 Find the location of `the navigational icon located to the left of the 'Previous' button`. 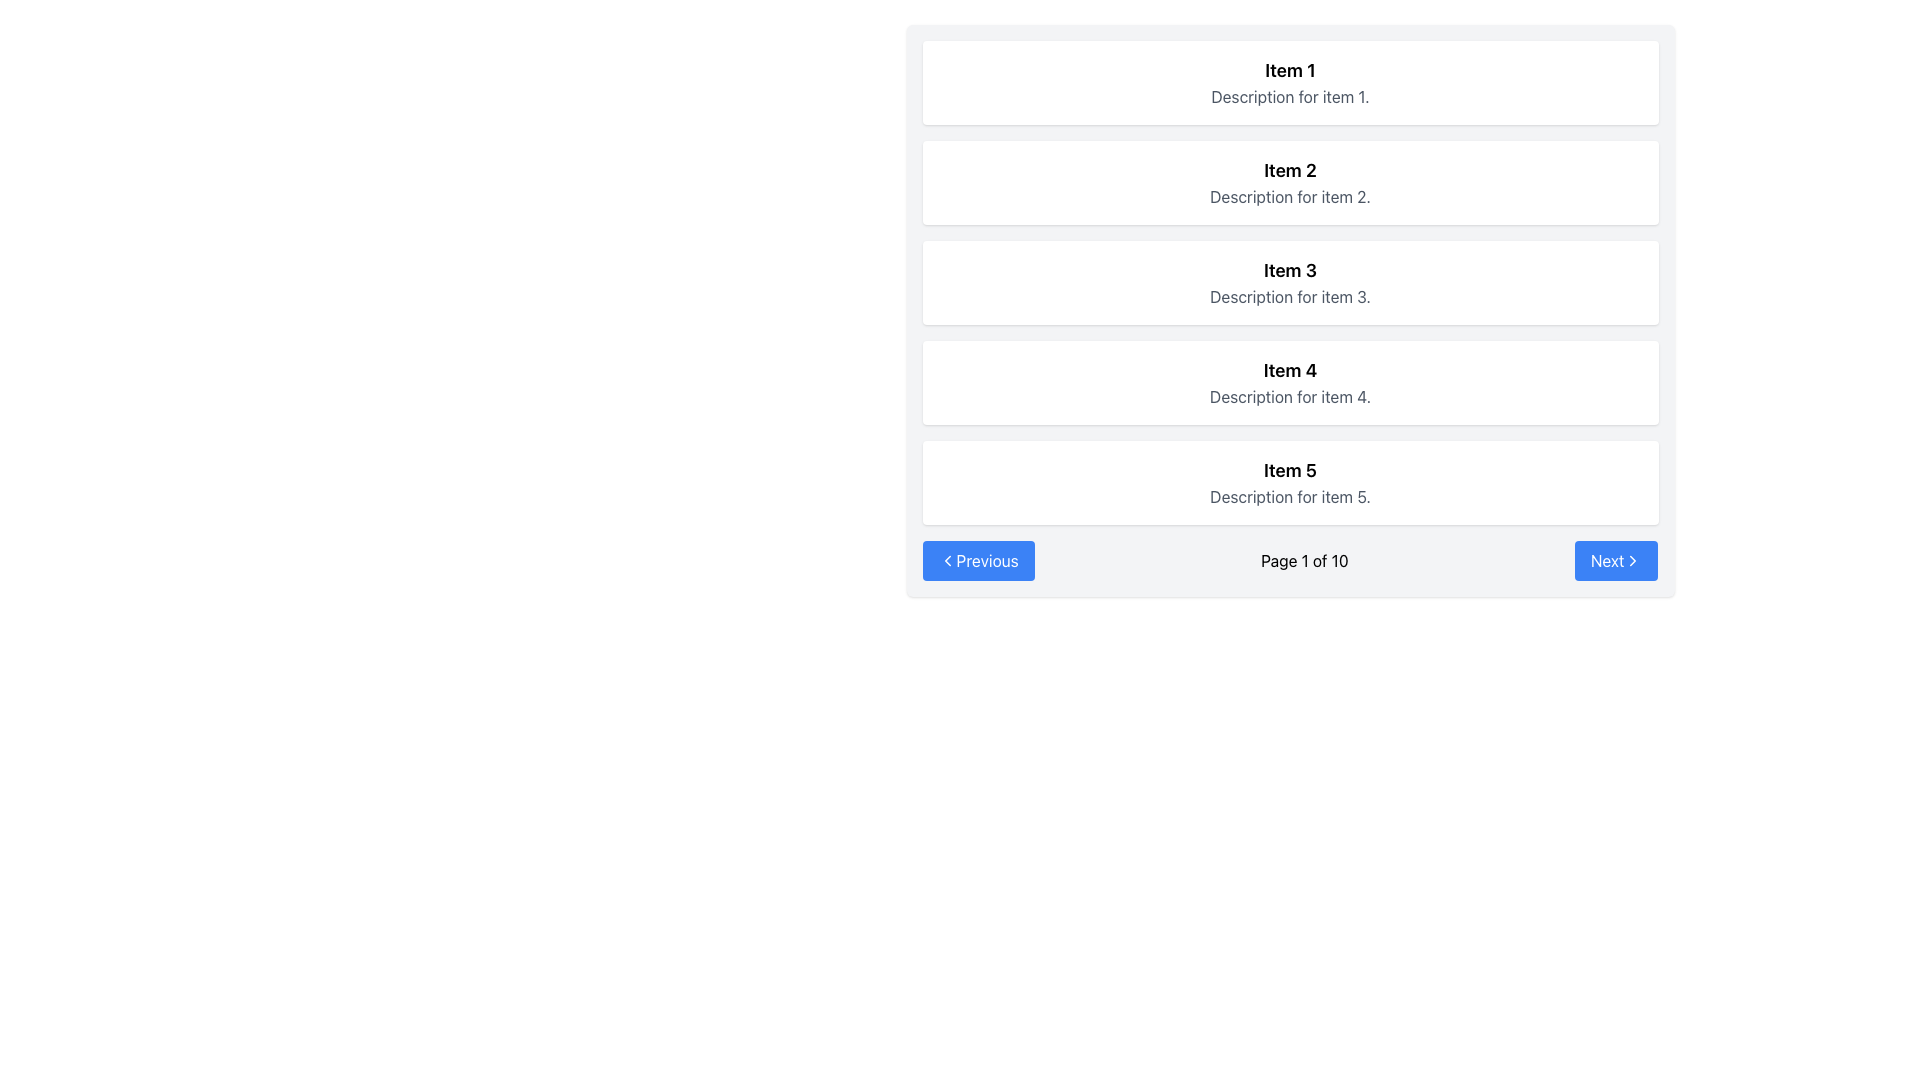

the navigational icon located to the left of the 'Previous' button is located at coordinates (946, 560).